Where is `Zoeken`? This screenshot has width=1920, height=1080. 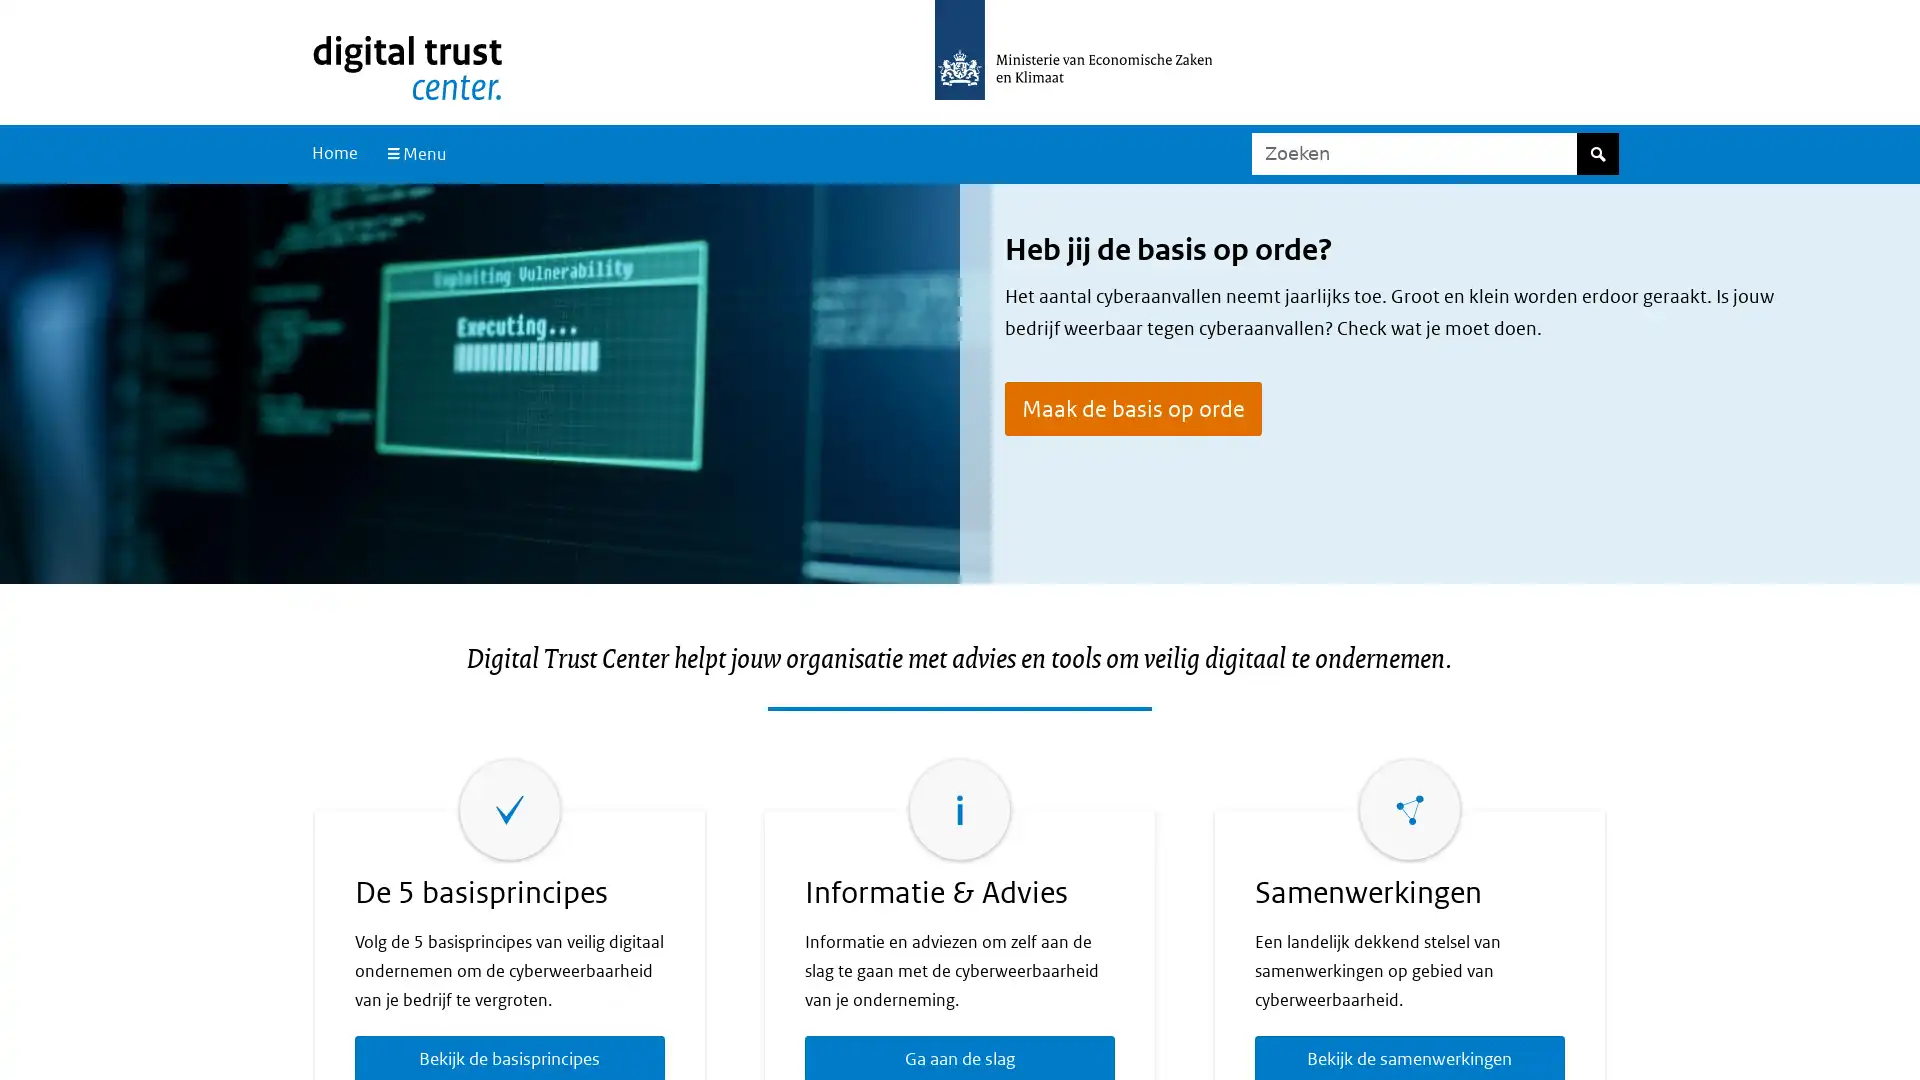
Zoeken is located at coordinates (1596, 153).